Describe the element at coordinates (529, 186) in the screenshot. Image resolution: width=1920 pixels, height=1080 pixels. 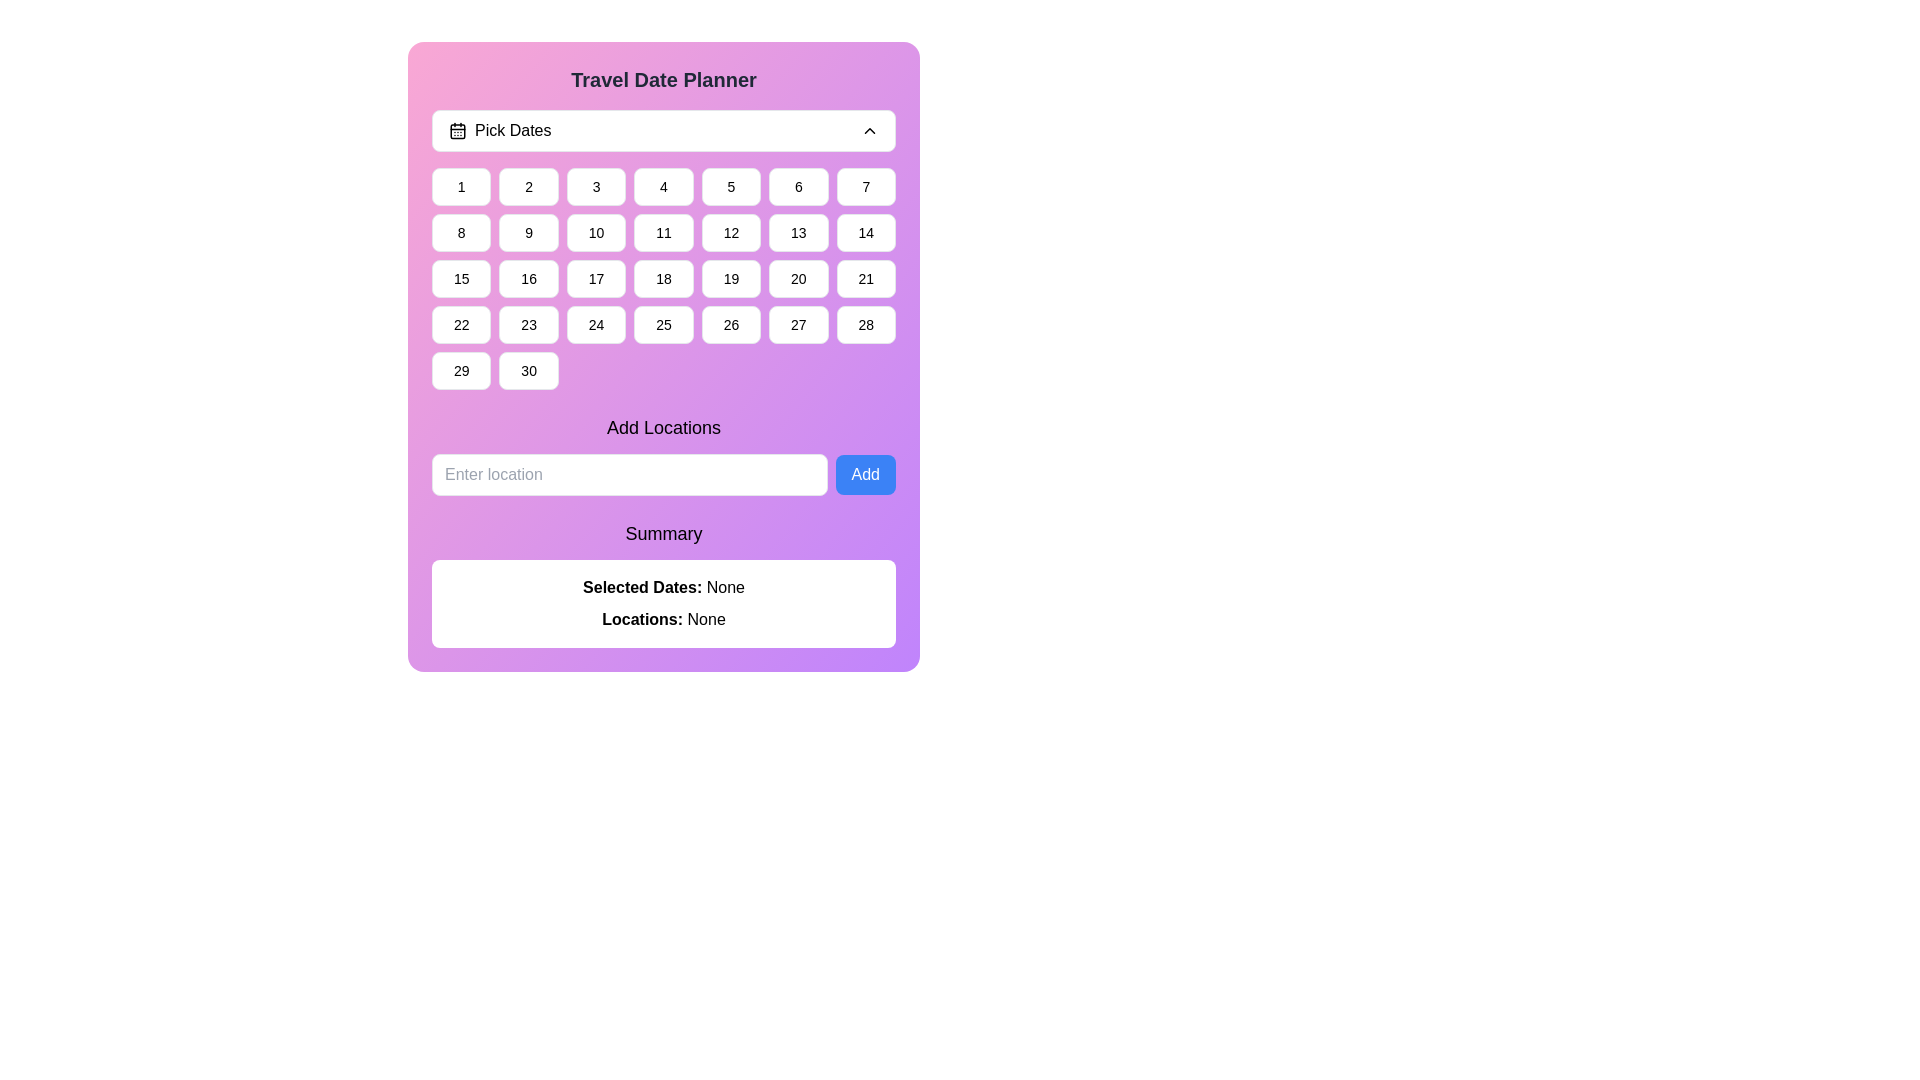
I see `the date button located in the 'Pick Dates' section of the date-picker interface` at that location.